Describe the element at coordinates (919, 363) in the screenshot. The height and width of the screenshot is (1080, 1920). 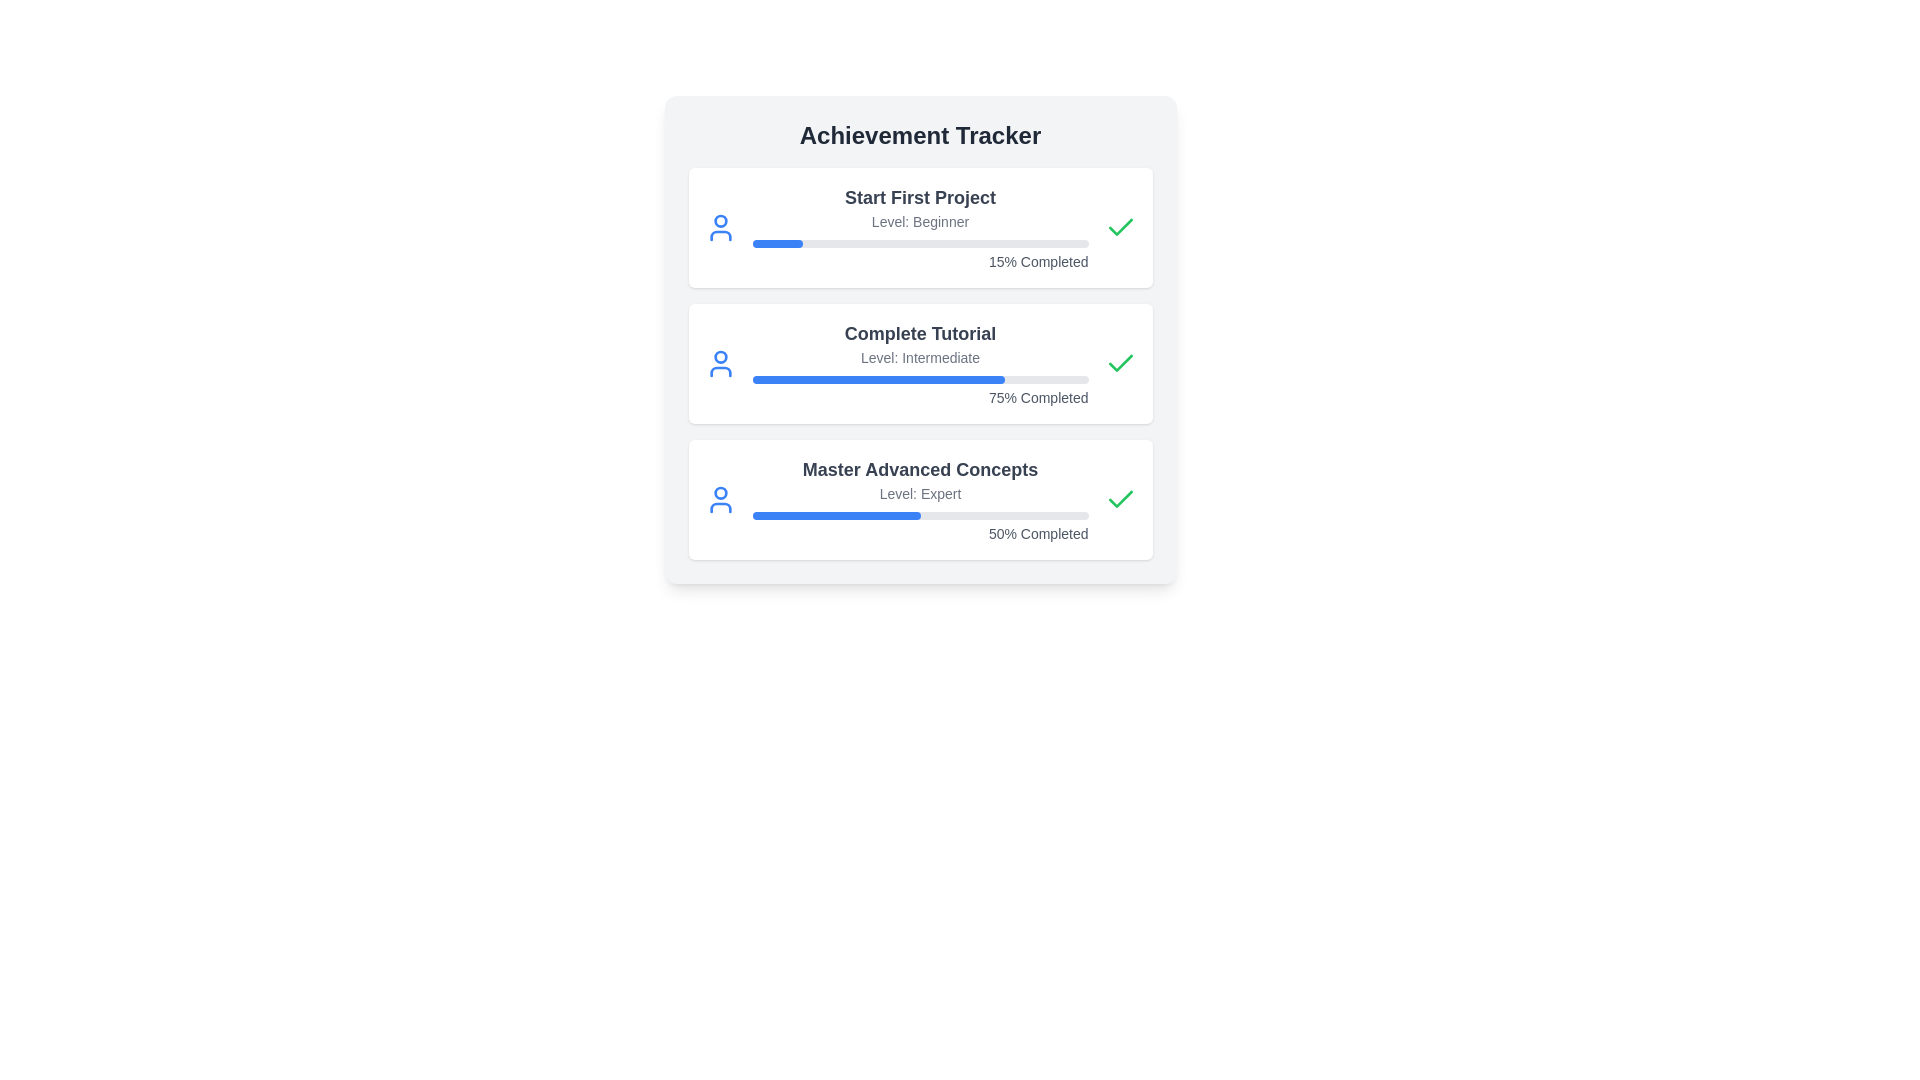
I see `the textual indicators of the Progress Indicator with Descriptive Labels, which provides feedback on progress for a tutorial activity within the 'Achievement Tracker' section` at that location.